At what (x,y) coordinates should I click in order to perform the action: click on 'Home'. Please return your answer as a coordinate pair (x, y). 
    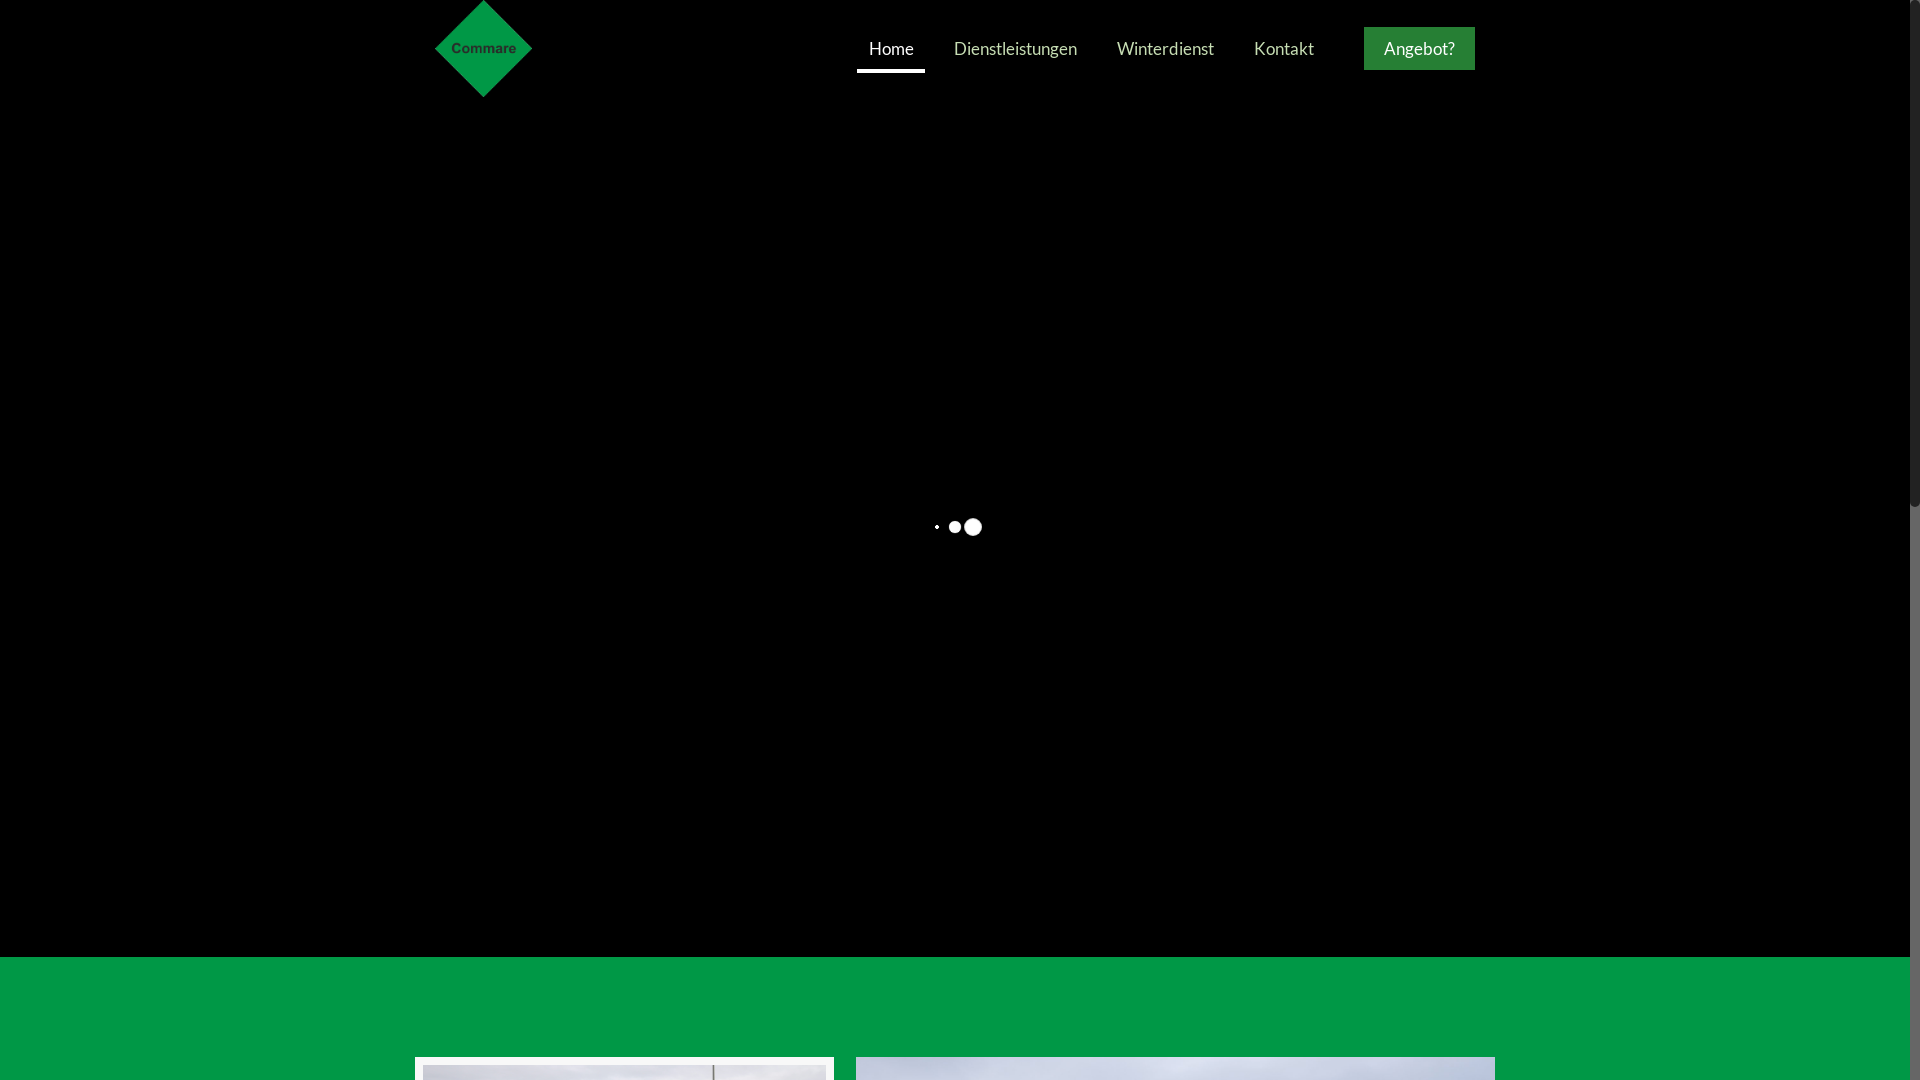
    Looking at the image, I should click on (849, 47).